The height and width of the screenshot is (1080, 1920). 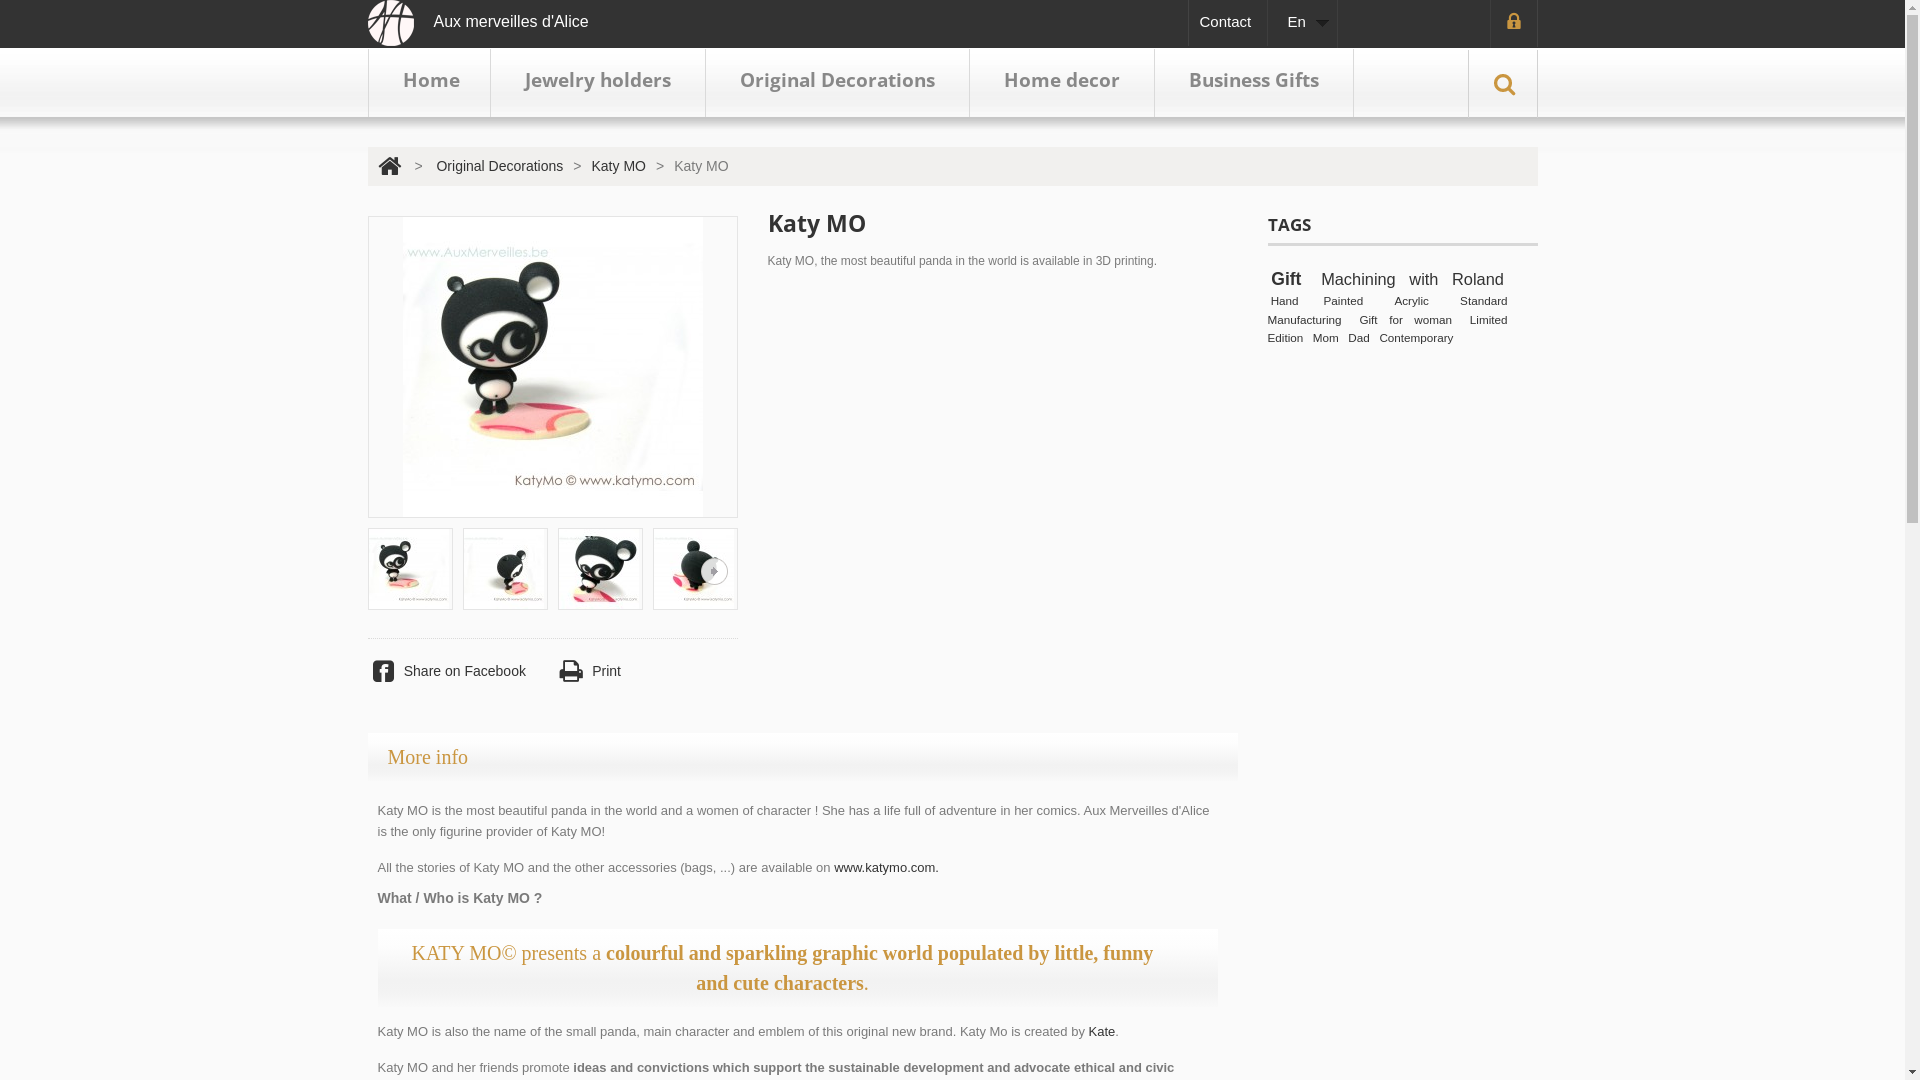 I want to click on 'Kate', so click(x=1101, y=1031).